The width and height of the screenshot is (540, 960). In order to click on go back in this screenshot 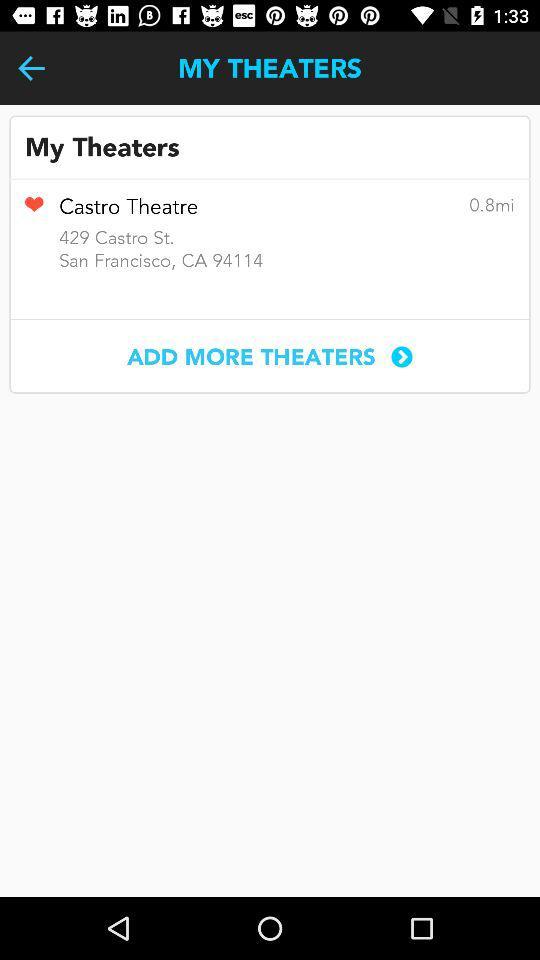, I will do `click(30, 68)`.